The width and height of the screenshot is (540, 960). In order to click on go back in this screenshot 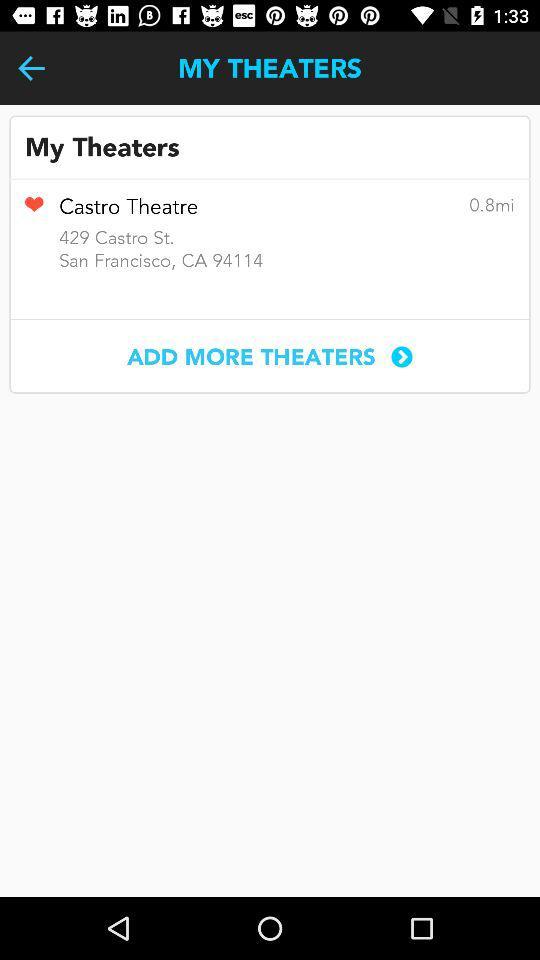, I will do `click(30, 68)`.